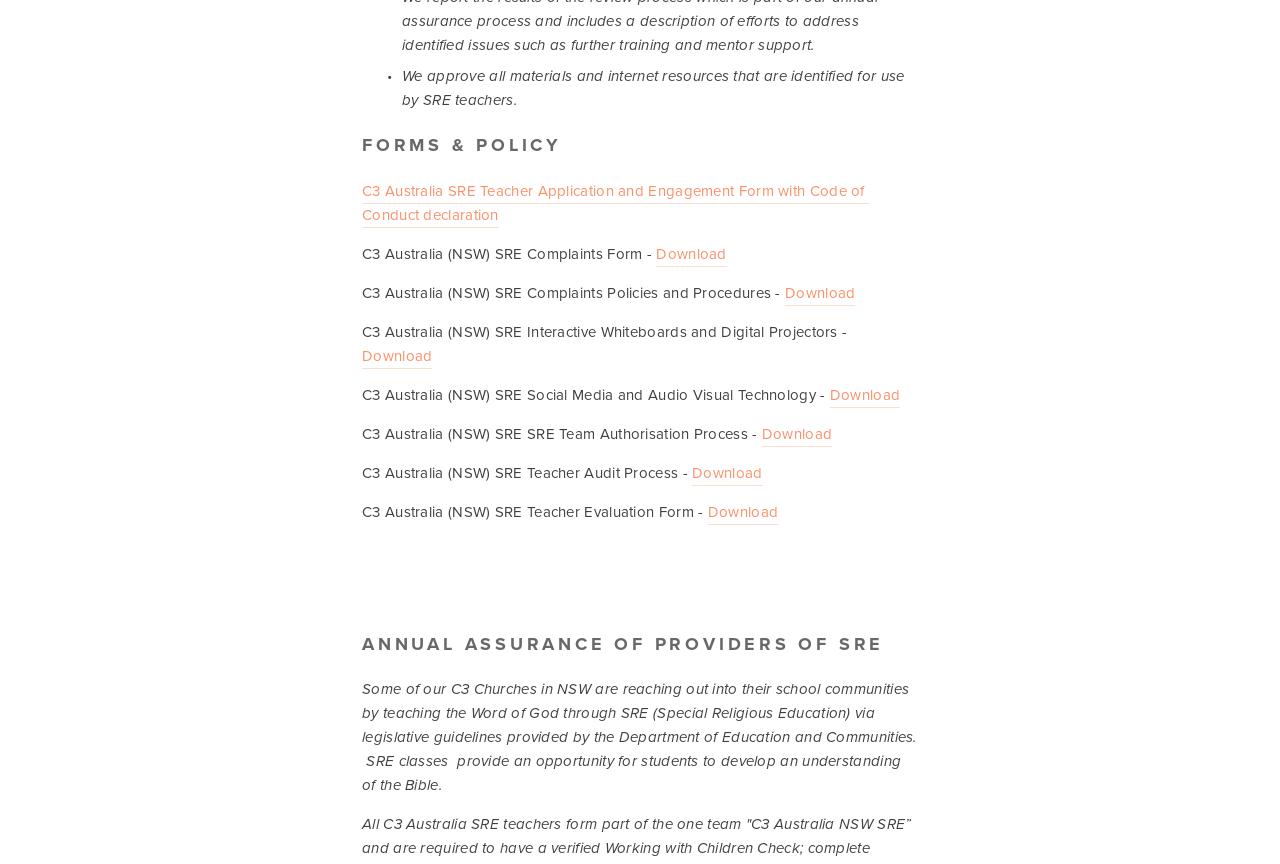  What do you see at coordinates (534, 510) in the screenshot?
I see `'C3 Australia (NSW) SRE Teacher Evaluation Form -'` at bounding box center [534, 510].